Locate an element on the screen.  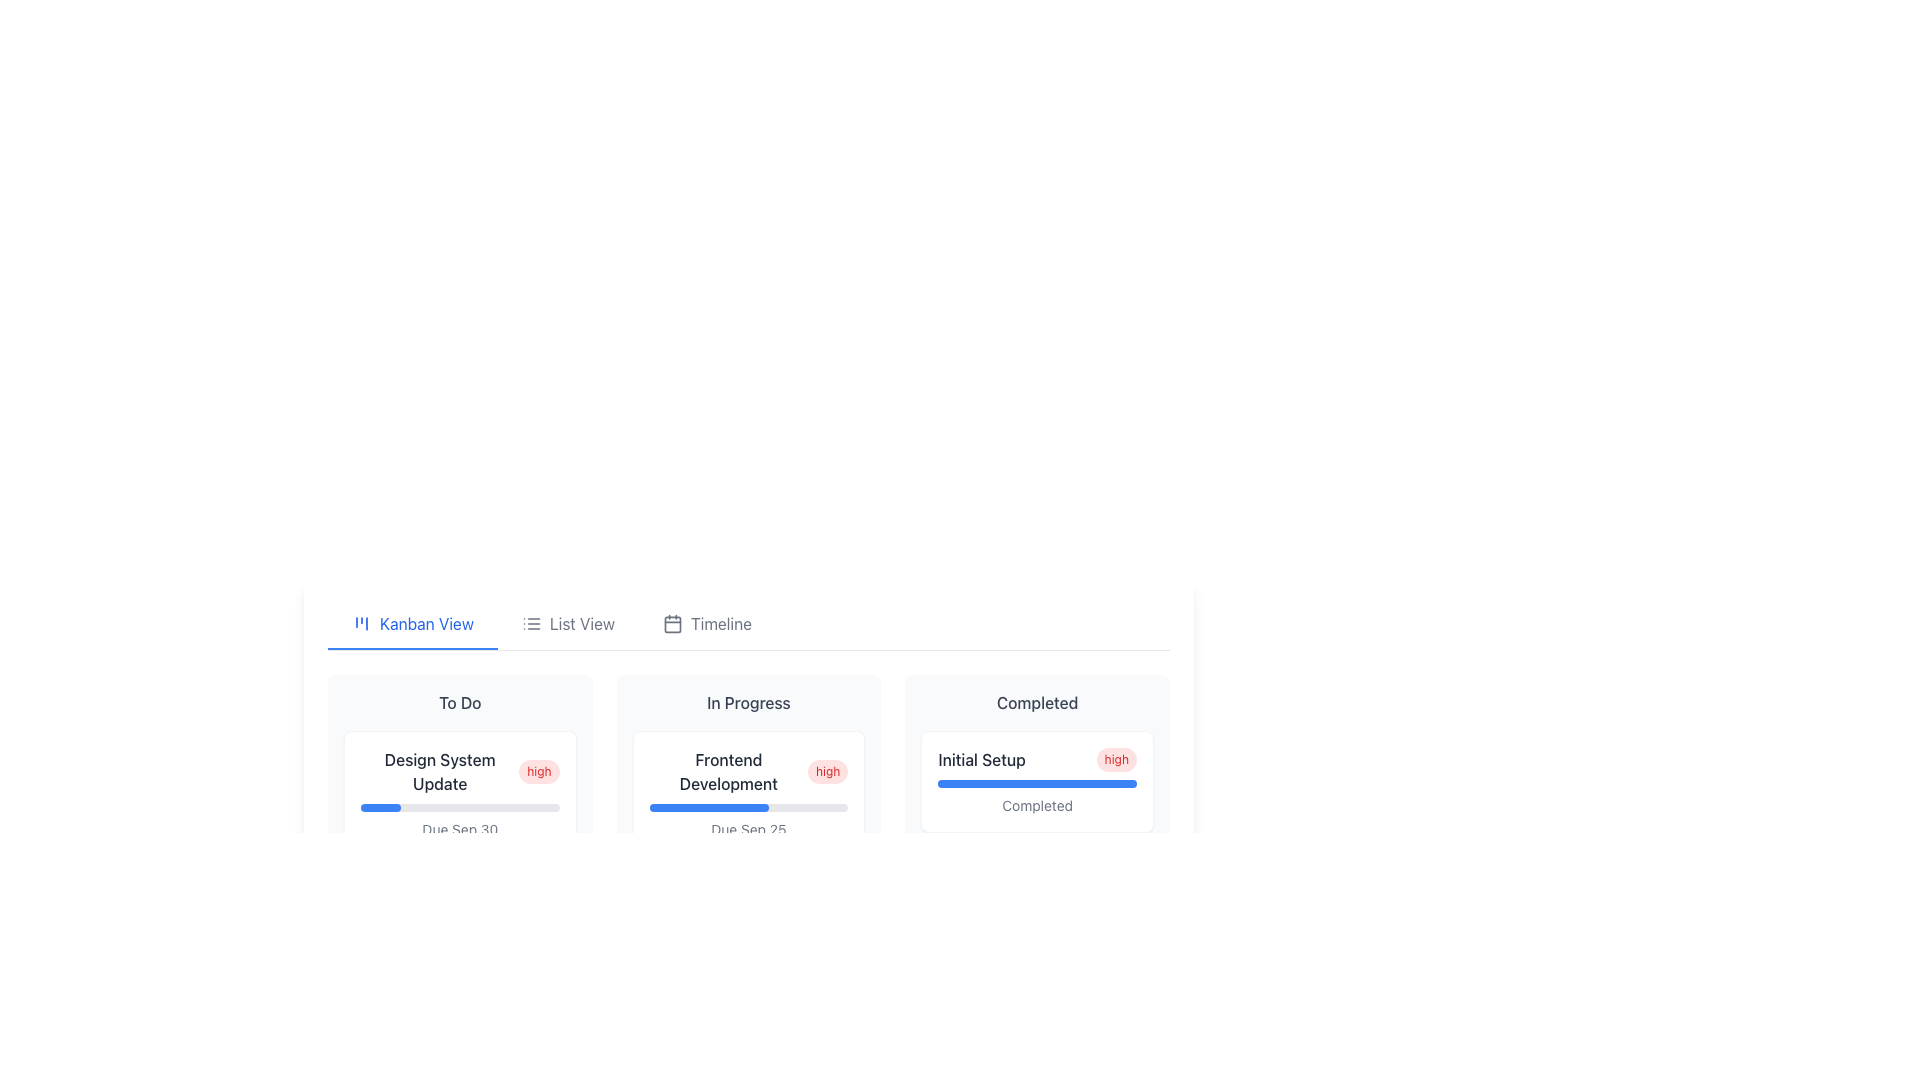
the 'List View' SVG icon, which is part of the button group for view layout options is located at coordinates (531, 623).